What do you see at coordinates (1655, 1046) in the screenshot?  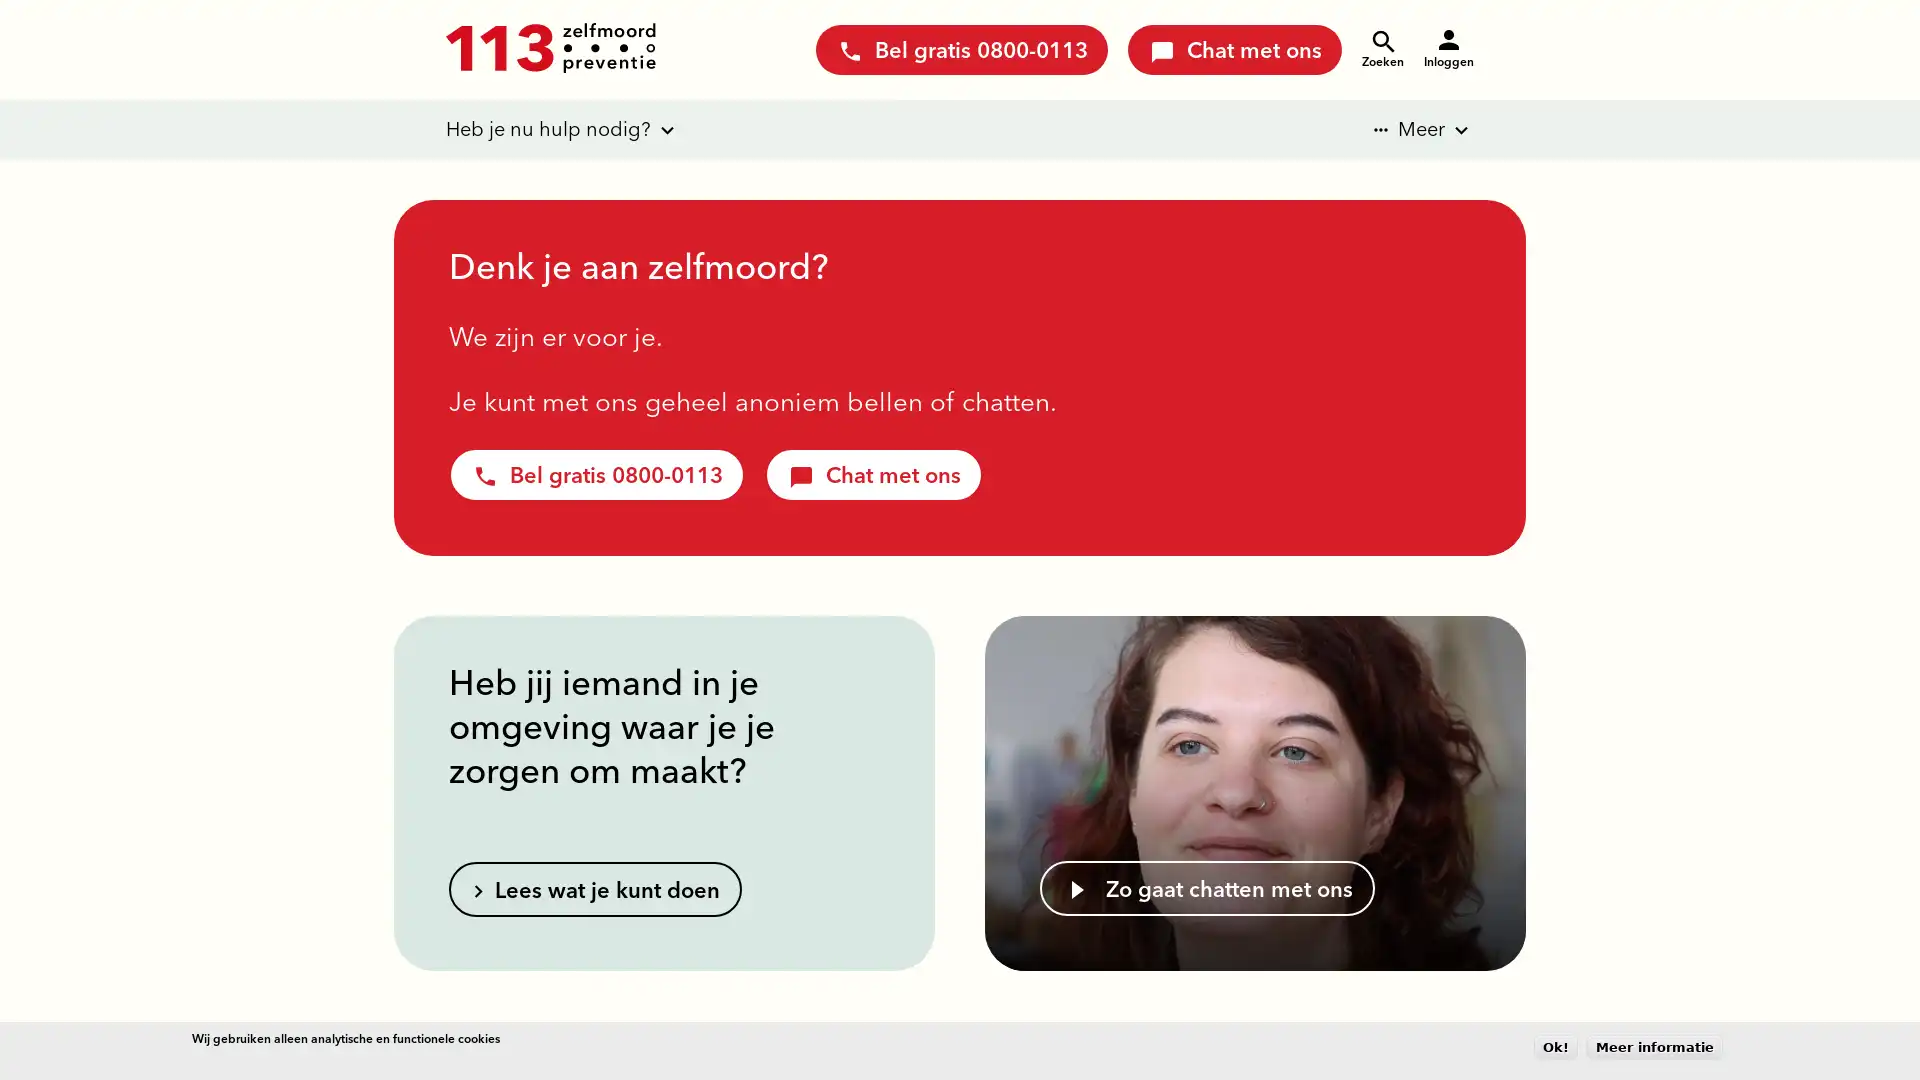 I see `Meer informatie` at bounding box center [1655, 1046].